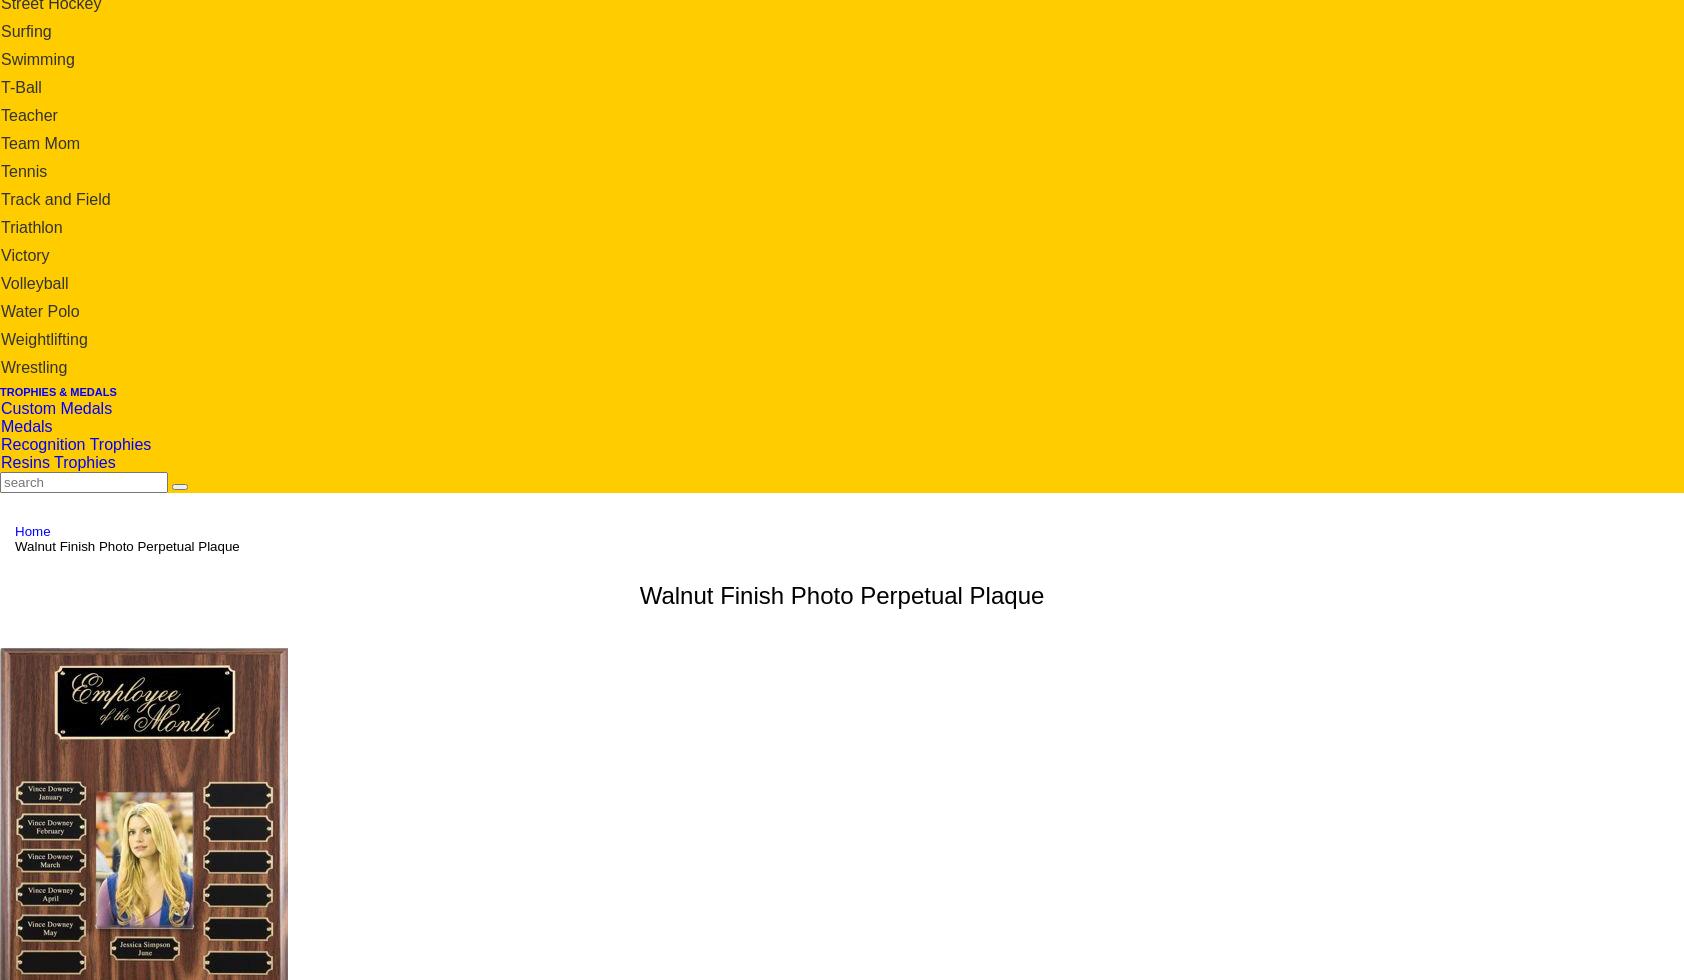  What do you see at coordinates (74, 443) in the screenshot?
I see `'Recognition Trophies'` at bounding box center [74, 443].